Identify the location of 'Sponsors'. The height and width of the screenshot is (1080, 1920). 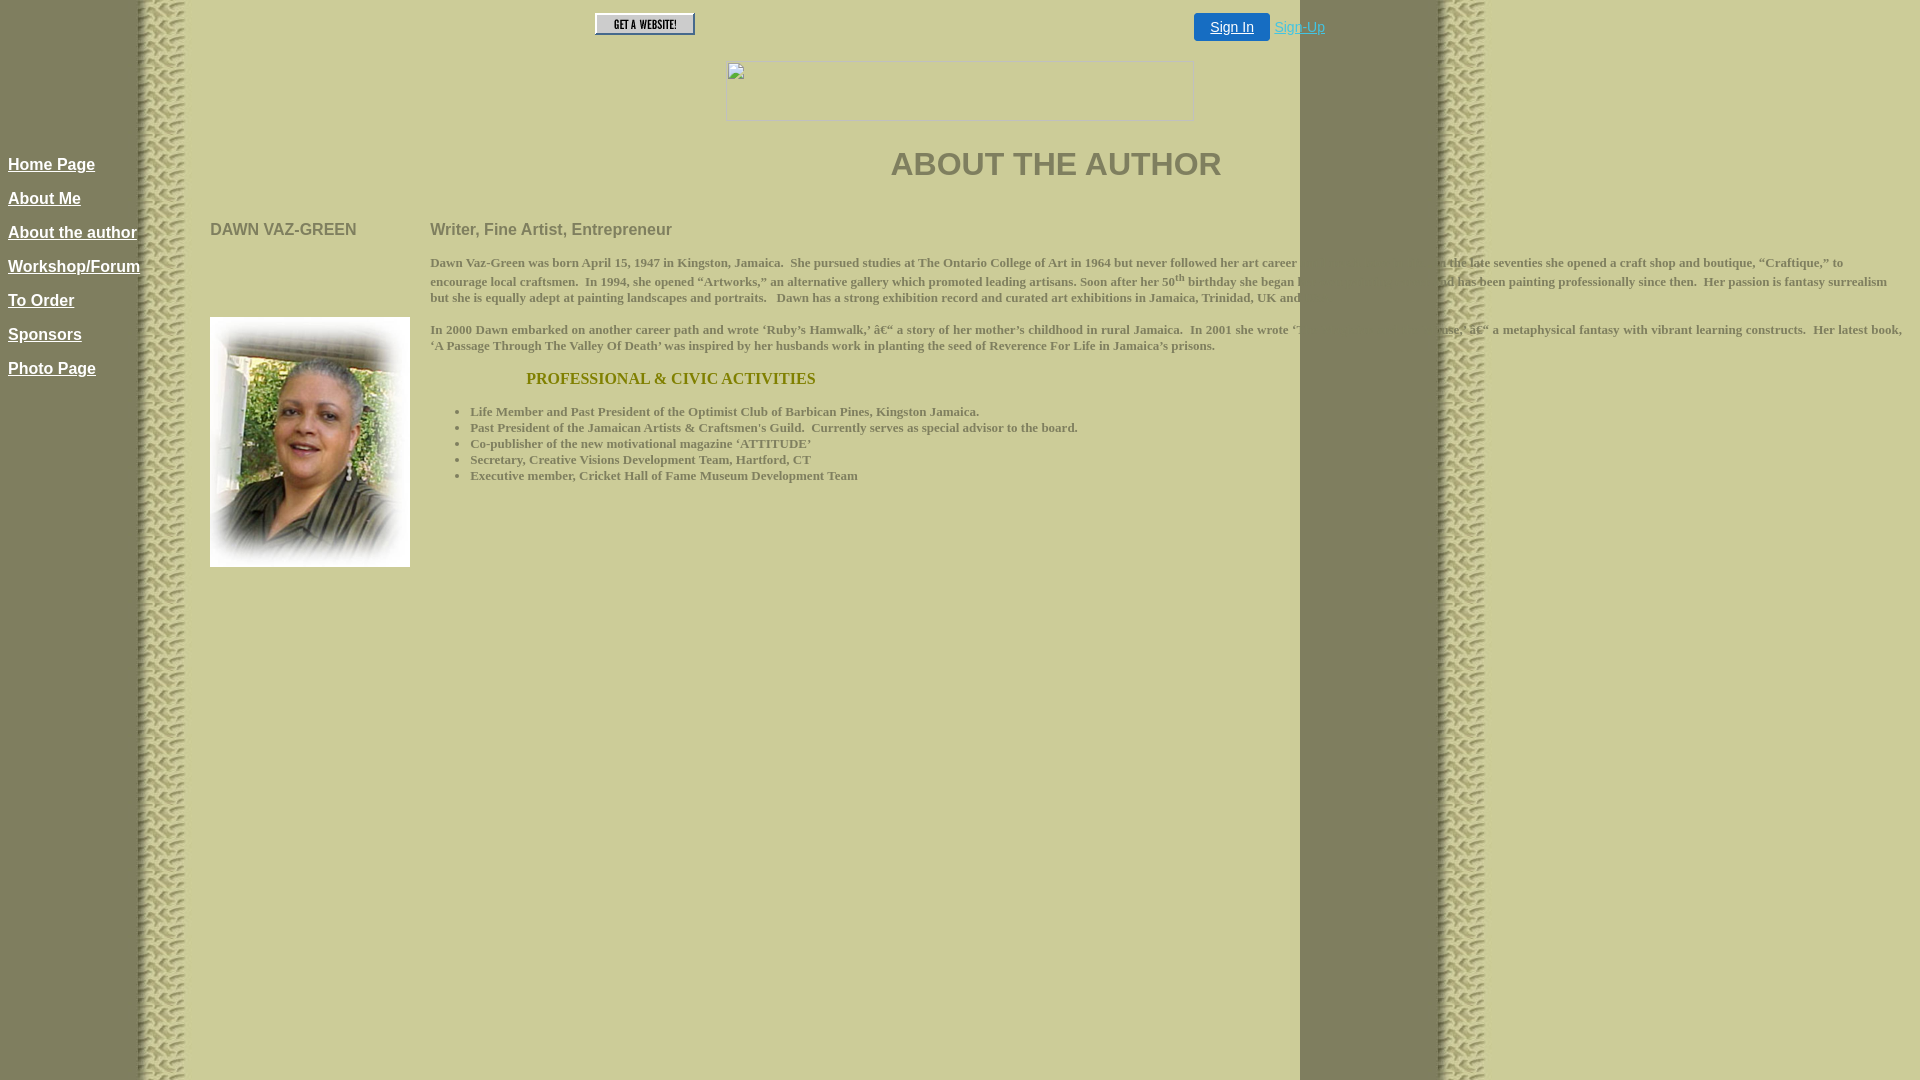
(8, 333).